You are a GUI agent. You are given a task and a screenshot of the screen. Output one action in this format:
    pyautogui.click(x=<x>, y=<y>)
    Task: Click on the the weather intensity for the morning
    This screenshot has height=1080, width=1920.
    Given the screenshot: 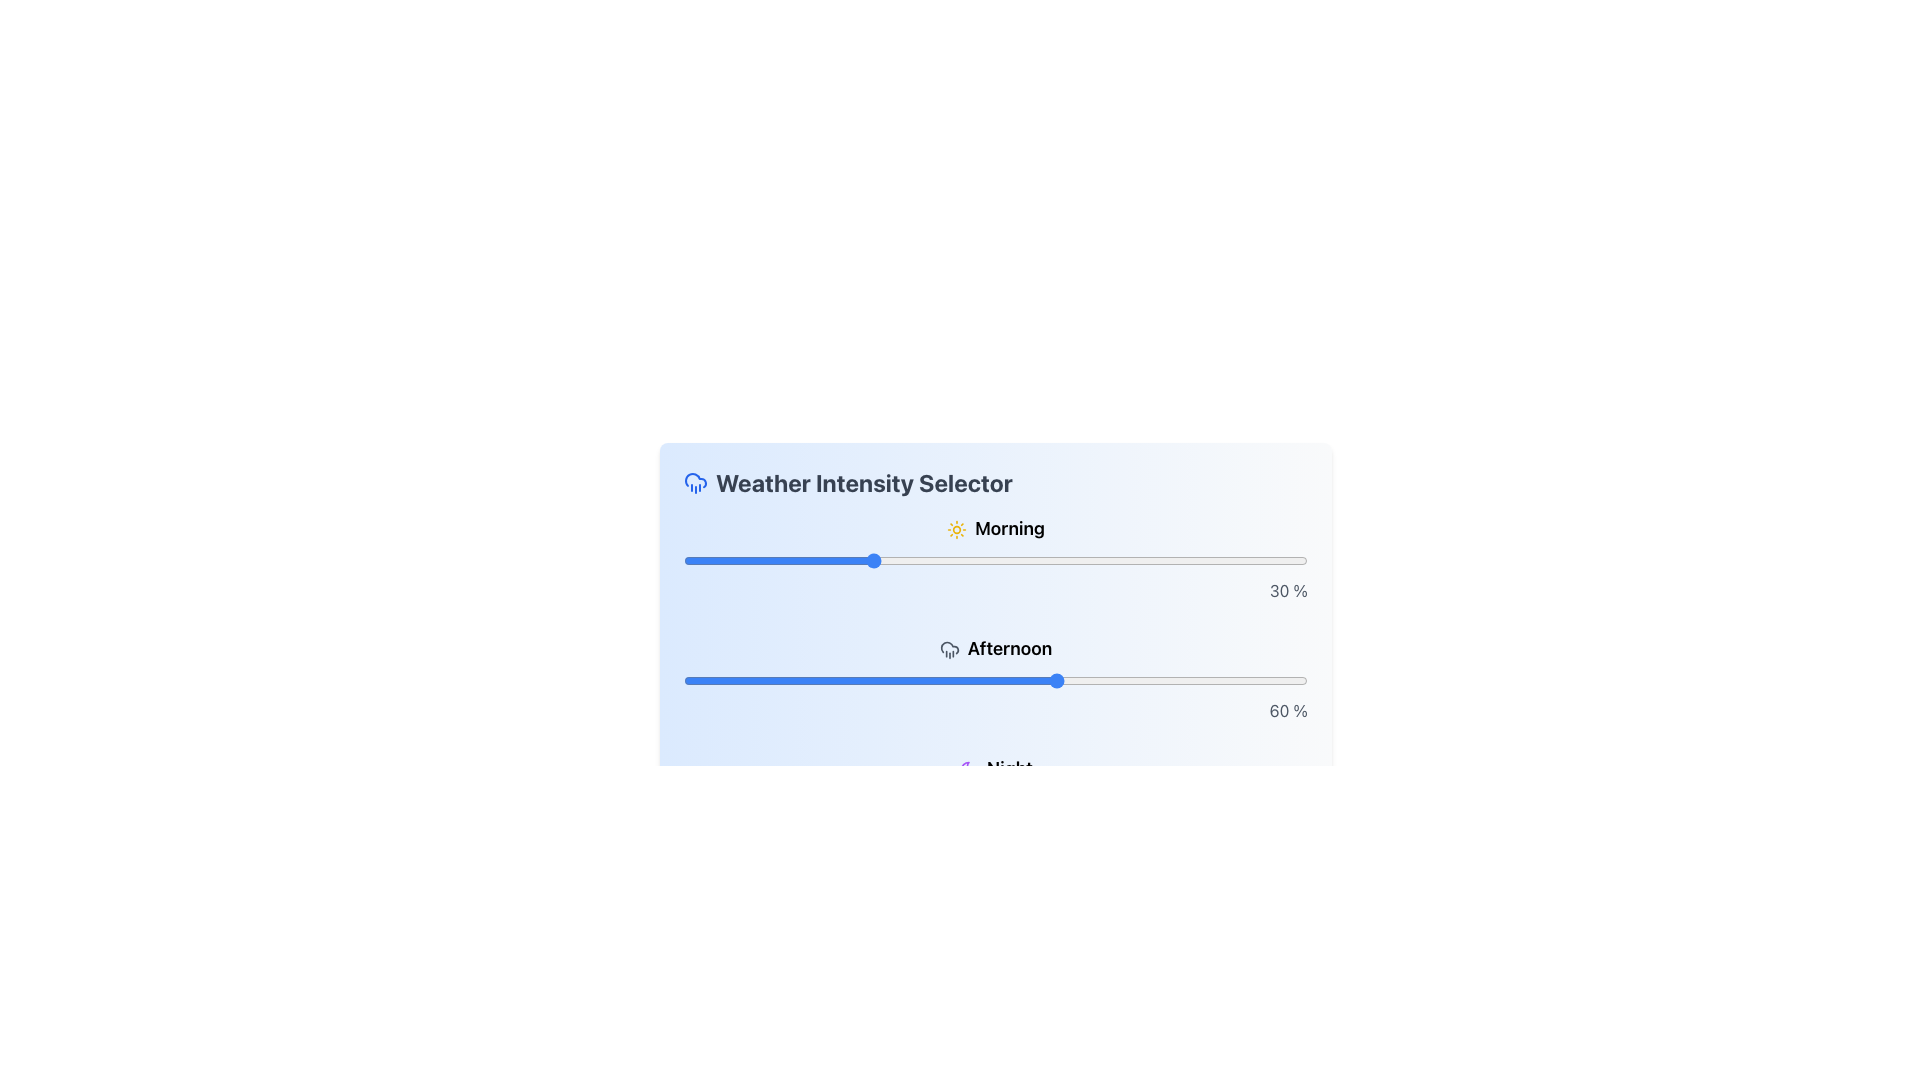 What is the action you would take?
    pyautogui.click(x=920, y=560)
    